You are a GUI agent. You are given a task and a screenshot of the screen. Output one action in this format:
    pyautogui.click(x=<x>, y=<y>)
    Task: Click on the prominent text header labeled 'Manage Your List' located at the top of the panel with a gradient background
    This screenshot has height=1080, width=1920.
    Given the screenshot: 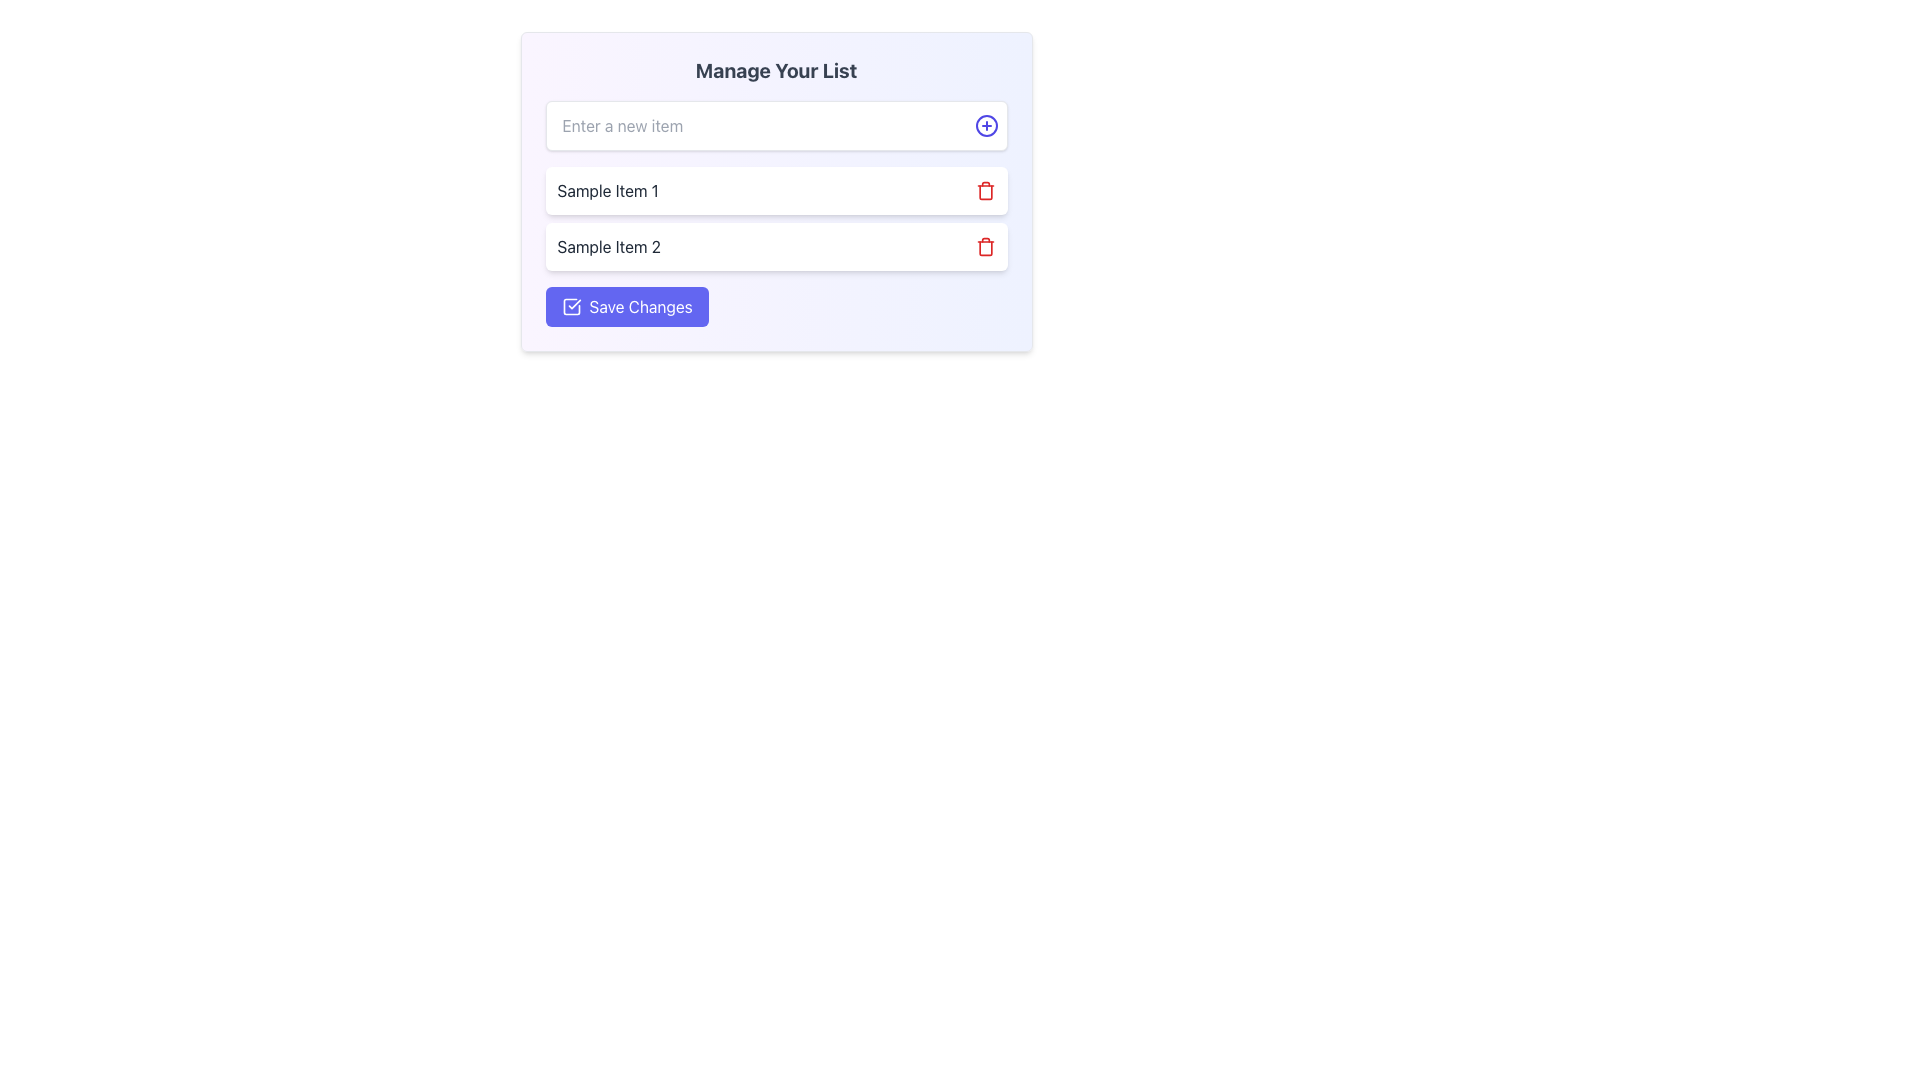 What is the action you would take?
    pyautogui.click(x=775, y=69)
    